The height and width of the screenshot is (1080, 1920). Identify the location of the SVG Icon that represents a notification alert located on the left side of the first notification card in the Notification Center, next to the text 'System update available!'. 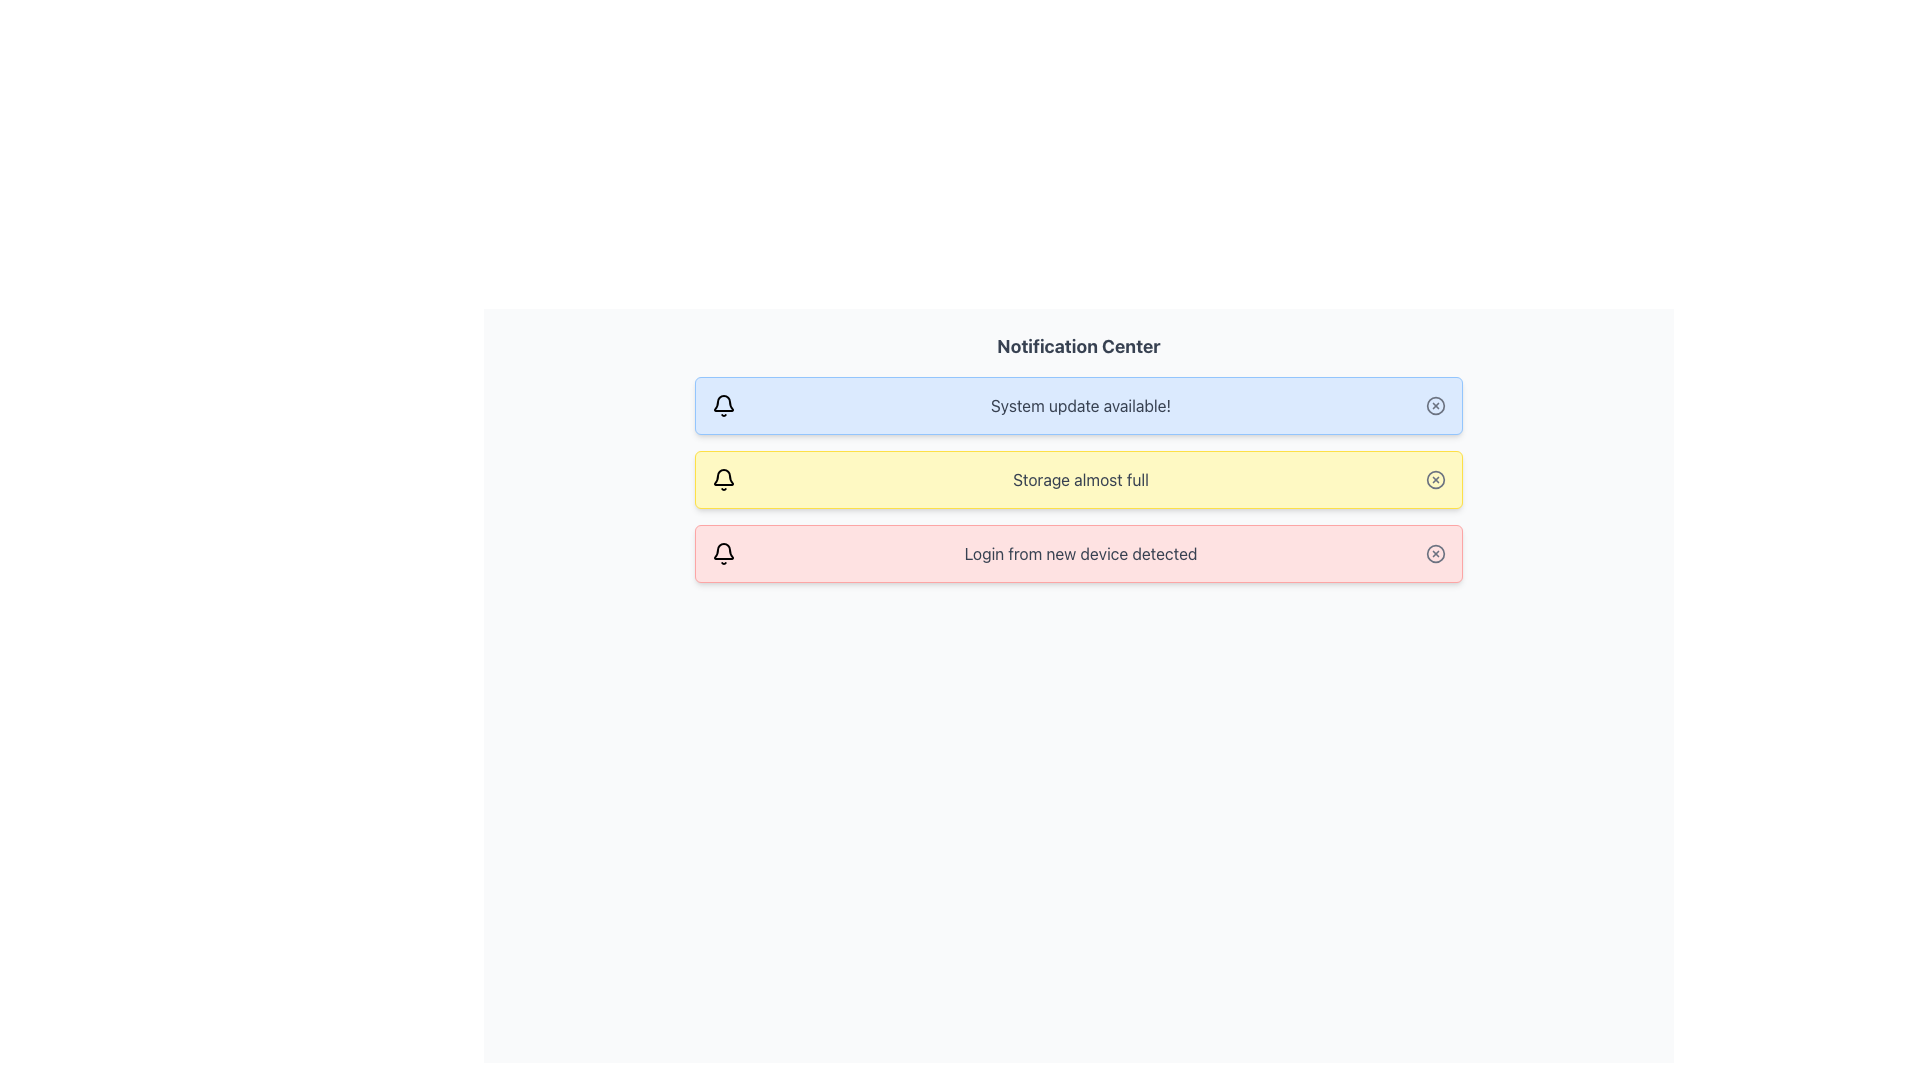
(723, 403).